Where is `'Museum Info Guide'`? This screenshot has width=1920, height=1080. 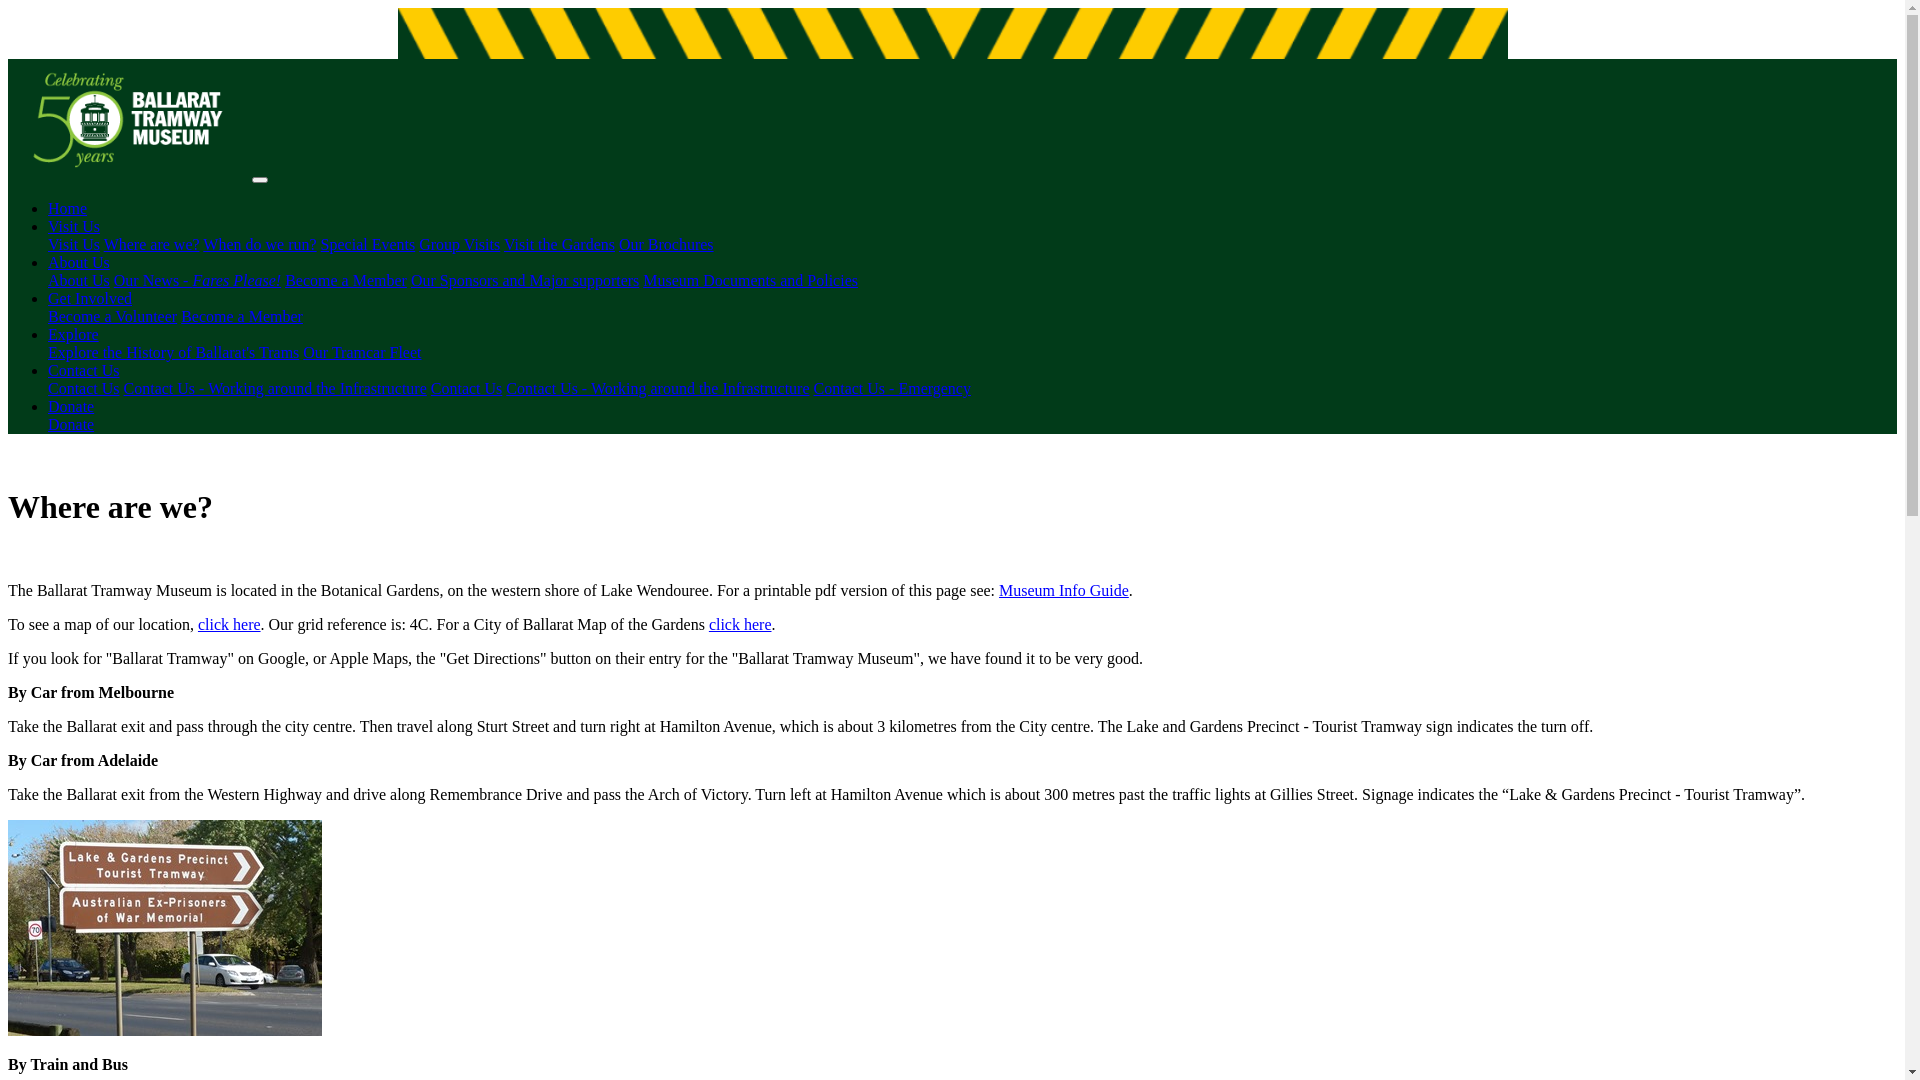 'Museum Info Guide' is located at coordinates (1063, 589).